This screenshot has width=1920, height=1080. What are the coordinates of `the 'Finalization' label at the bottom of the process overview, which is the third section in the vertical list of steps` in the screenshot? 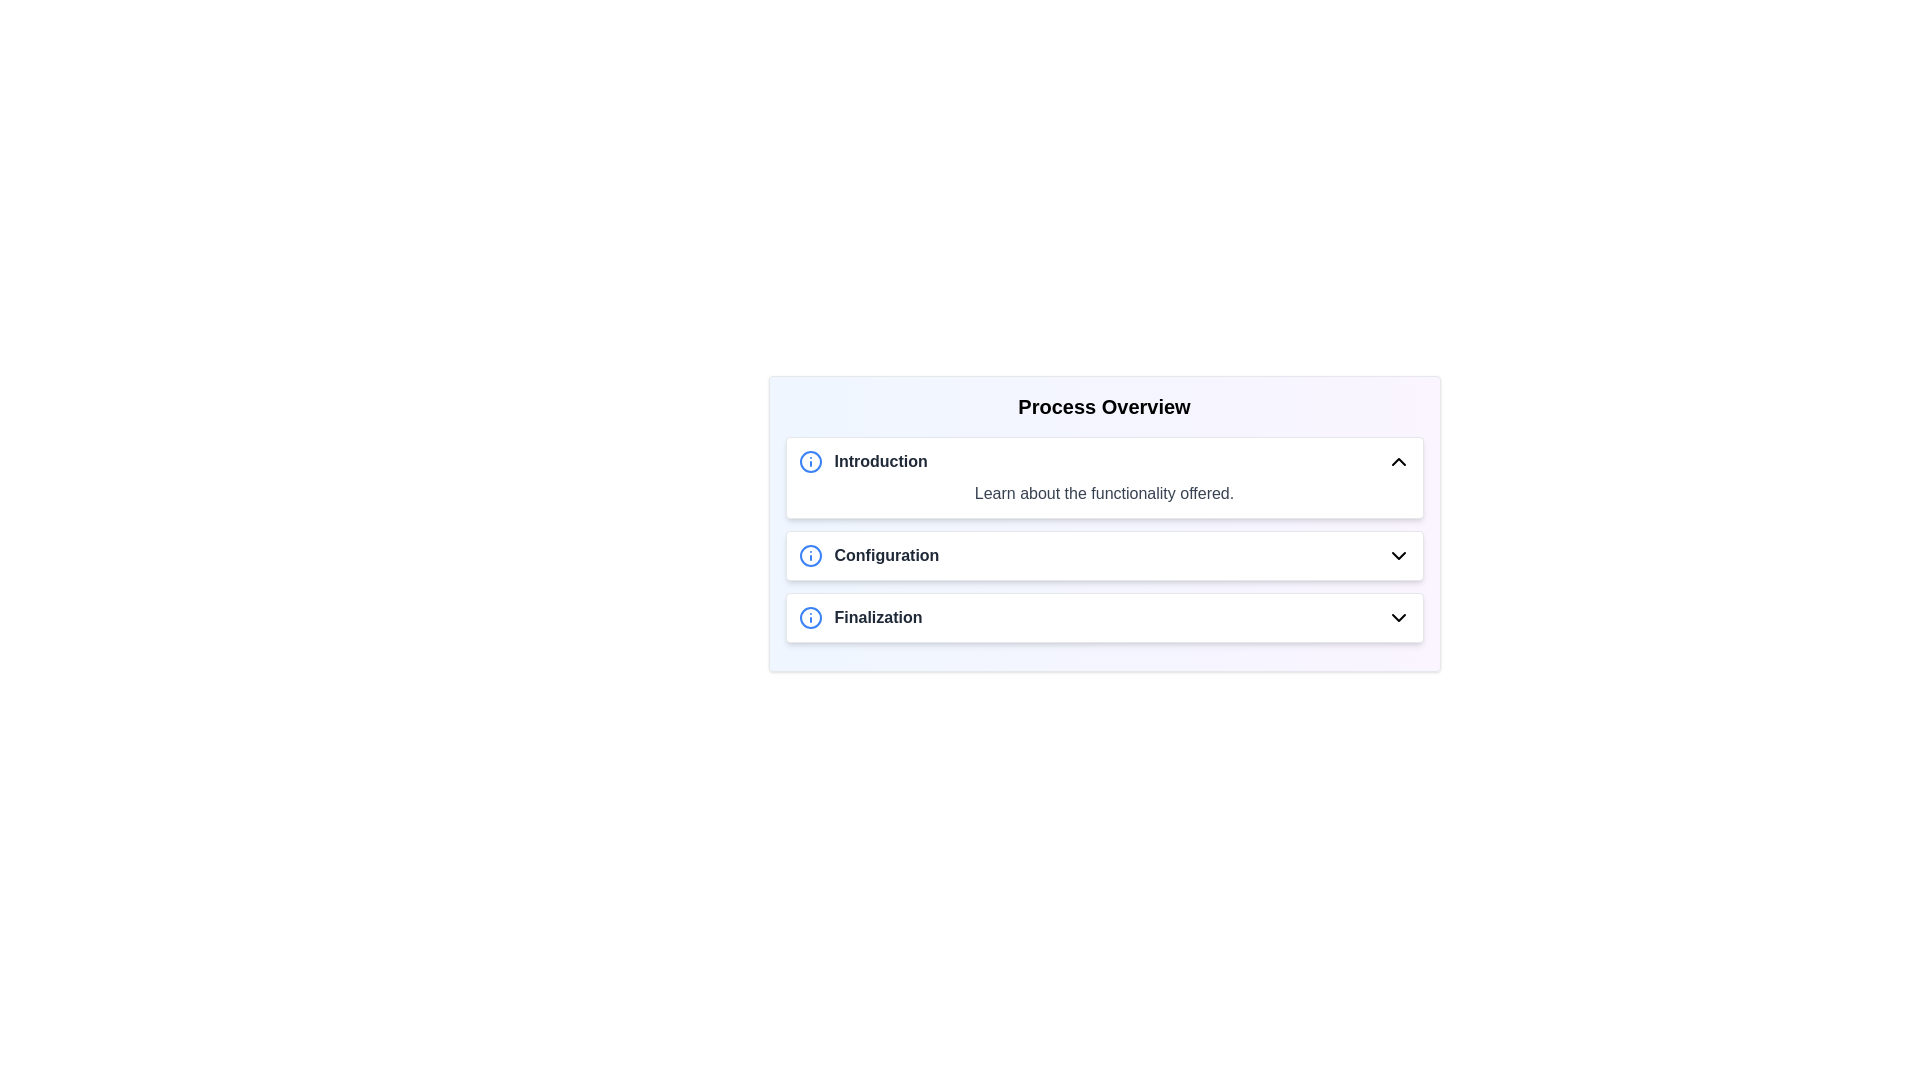 It's located at (860, 616).